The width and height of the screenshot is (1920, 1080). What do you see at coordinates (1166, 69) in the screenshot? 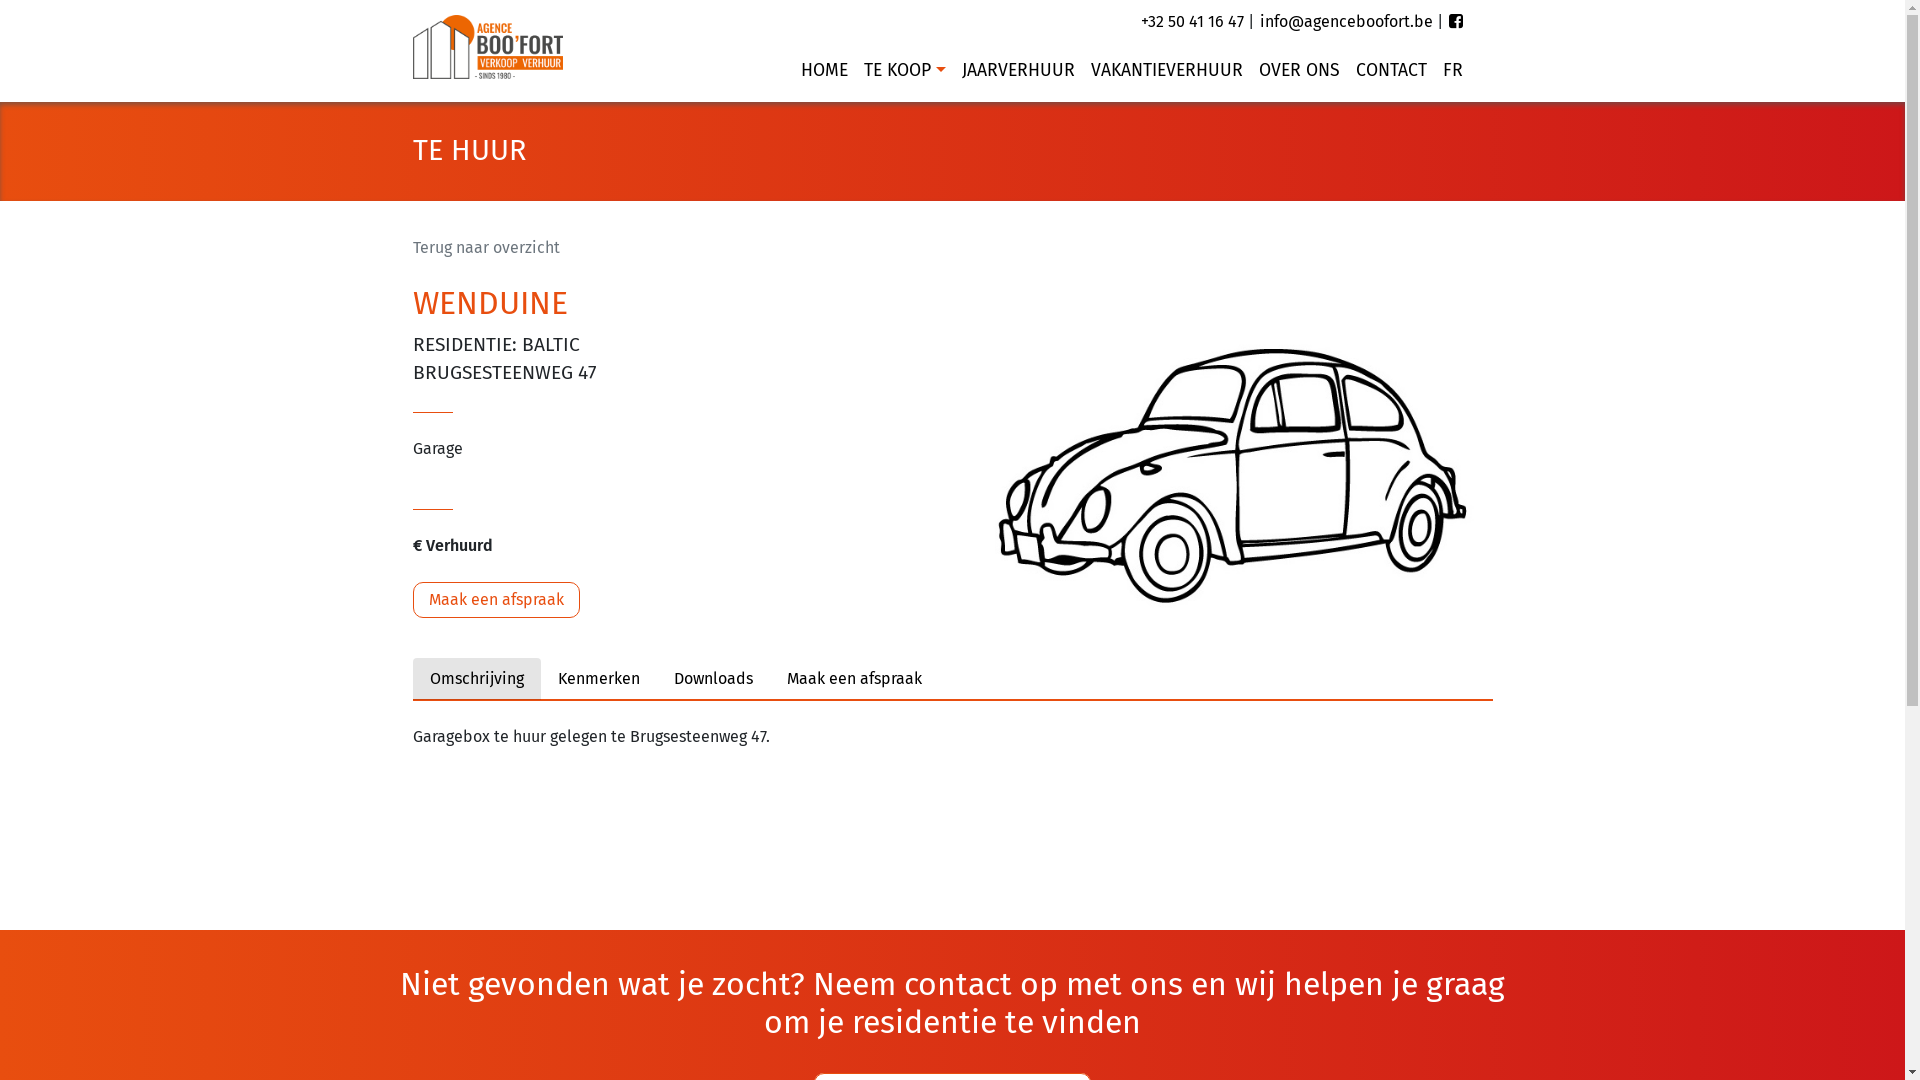
I see `'VAKANTIEVERHUUR'` at bounding box center [1166, 69].